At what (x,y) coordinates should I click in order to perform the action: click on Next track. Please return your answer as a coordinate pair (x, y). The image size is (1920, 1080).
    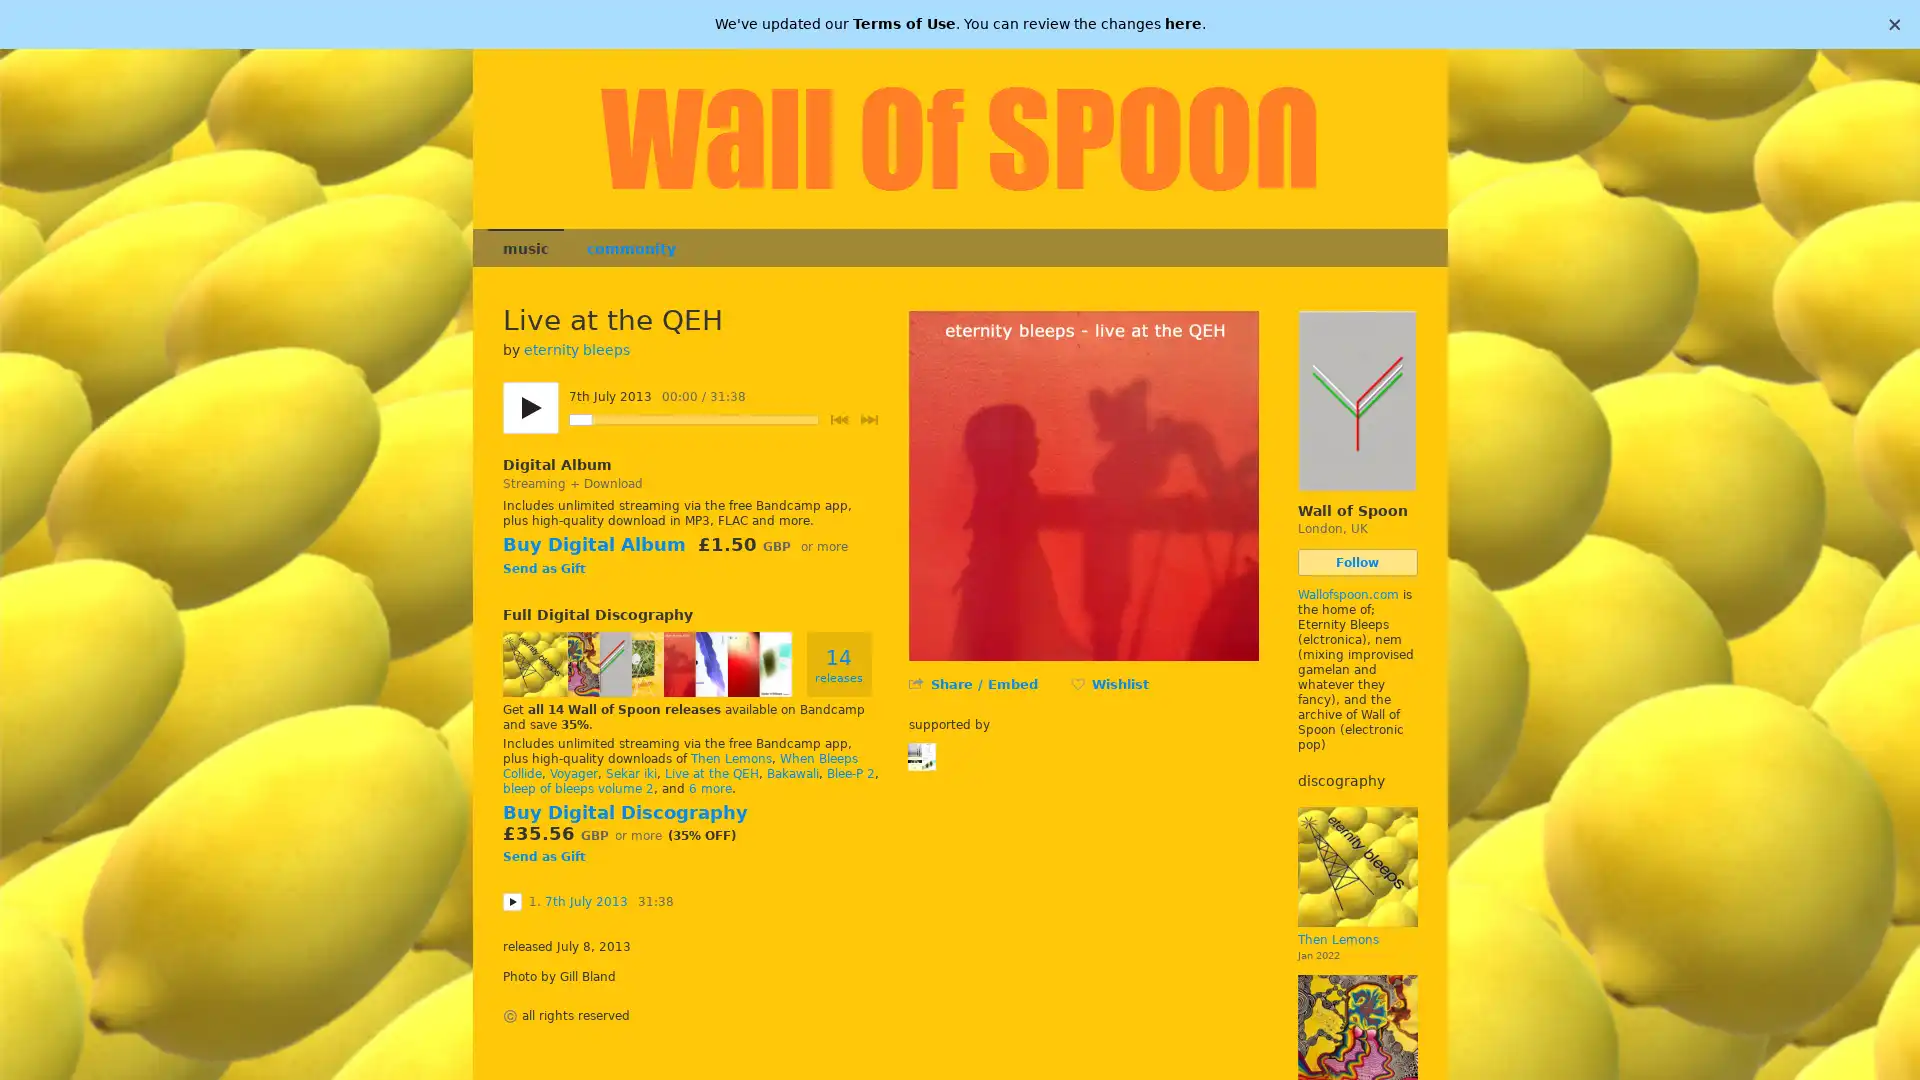
    Looking at the image, I should click on (868, 419).